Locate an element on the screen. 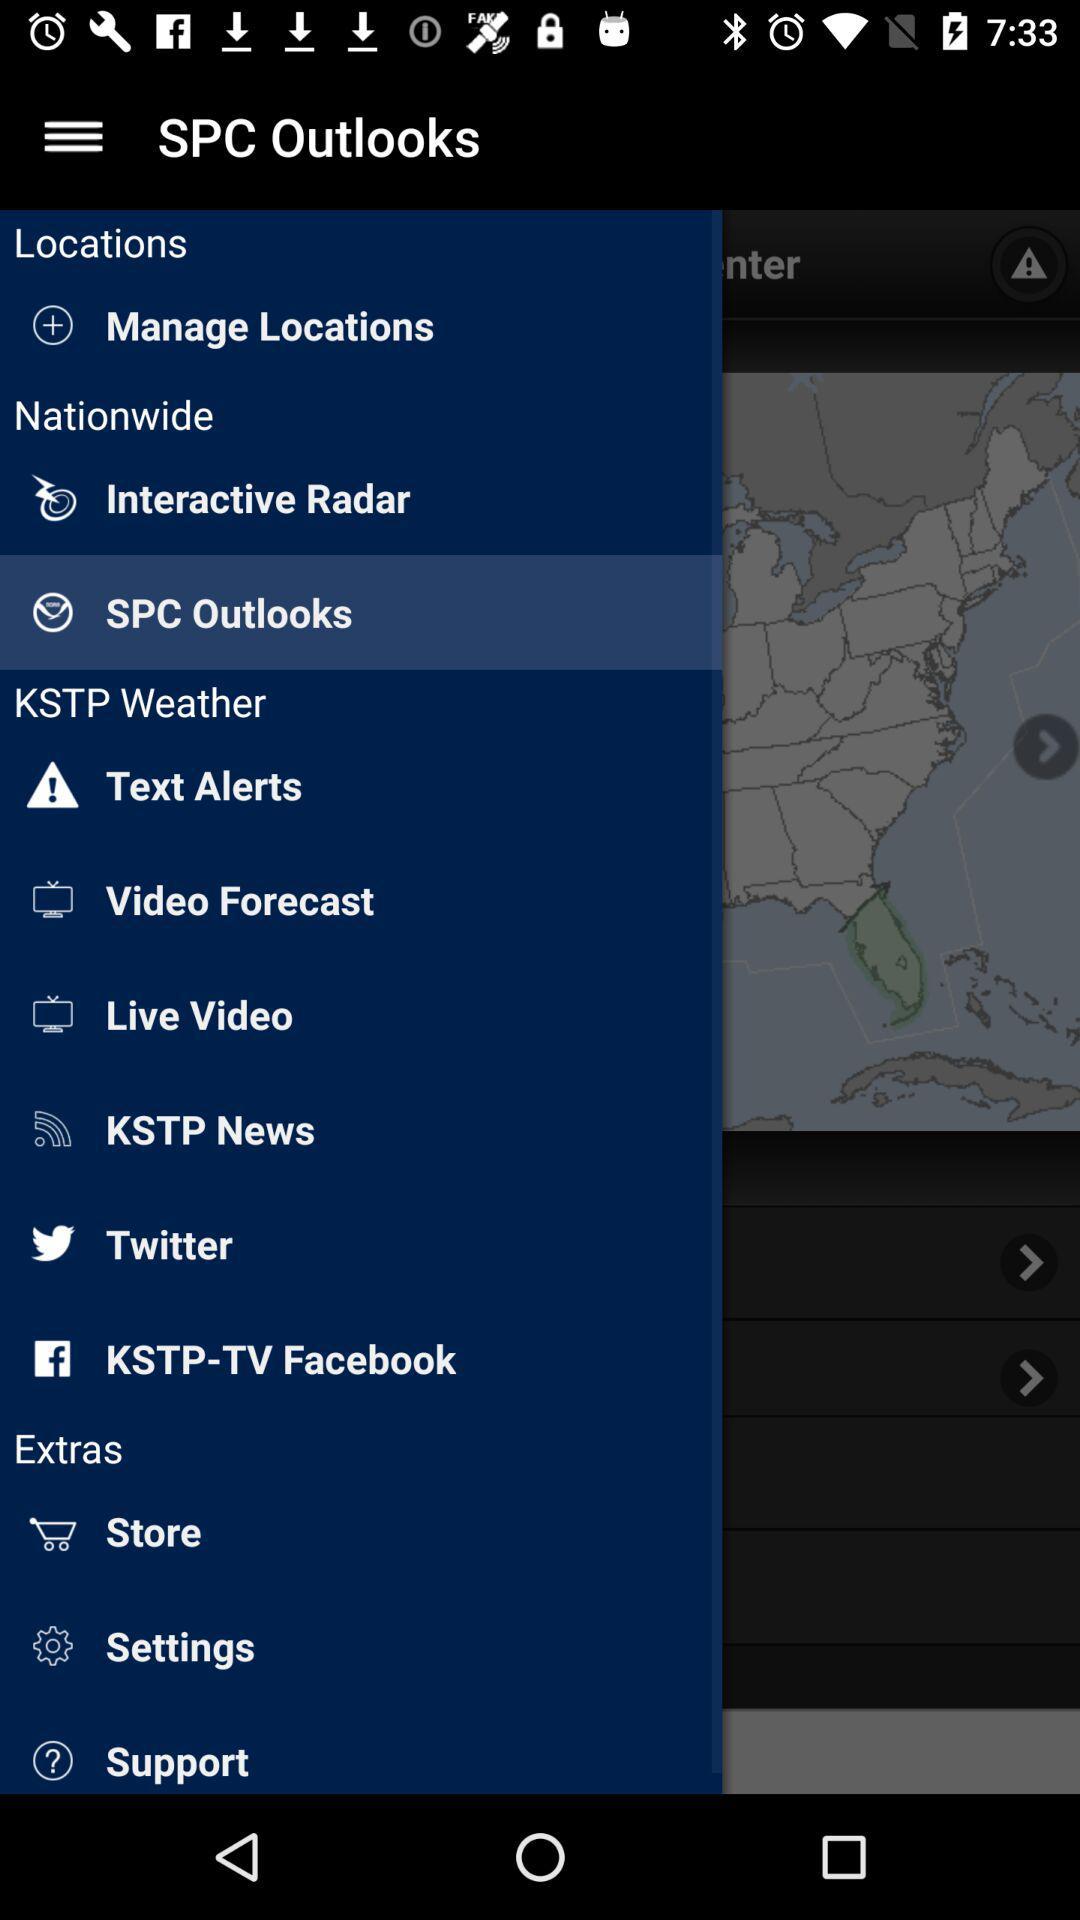 This screenshot has width=1080, height=1920. item next to the spc outlooks item is located at coordinates (72, 135).